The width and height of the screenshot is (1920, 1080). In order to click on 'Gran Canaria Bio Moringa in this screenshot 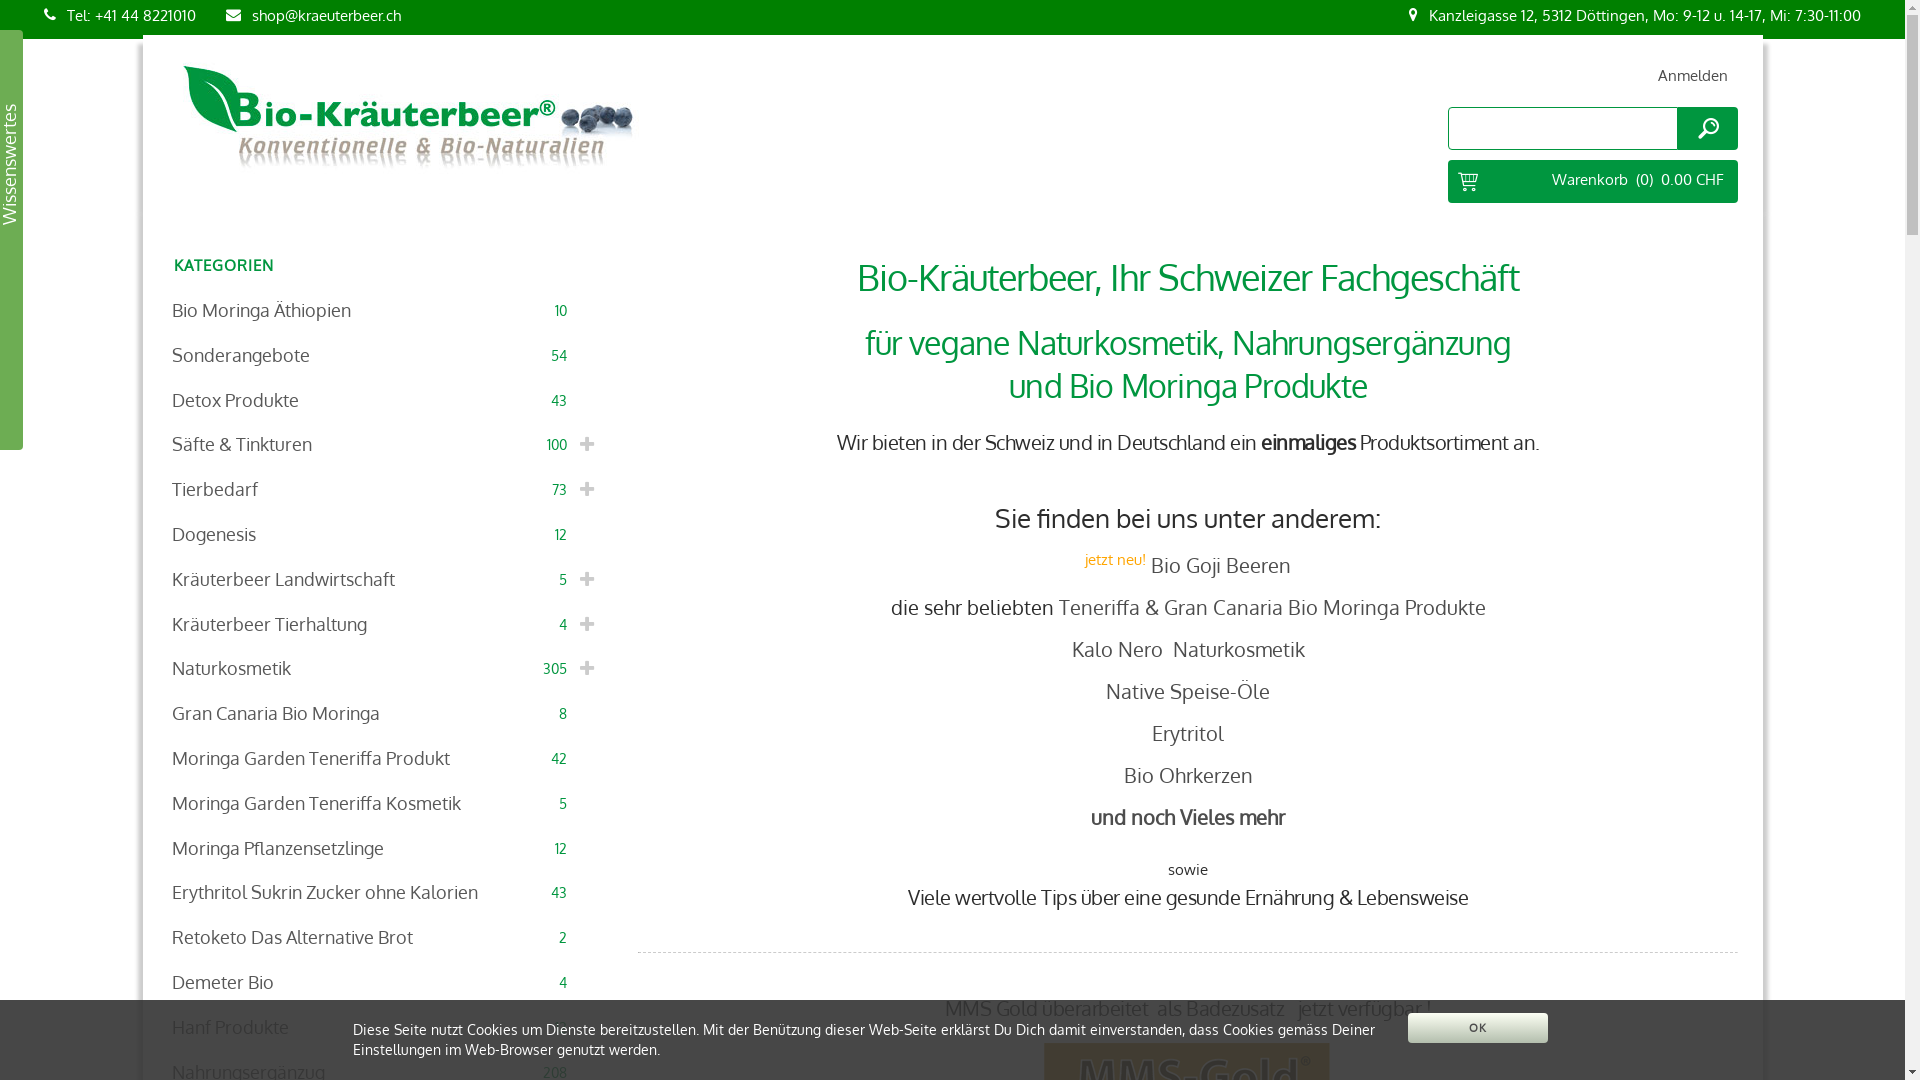, I will do `click(387, 712)`.